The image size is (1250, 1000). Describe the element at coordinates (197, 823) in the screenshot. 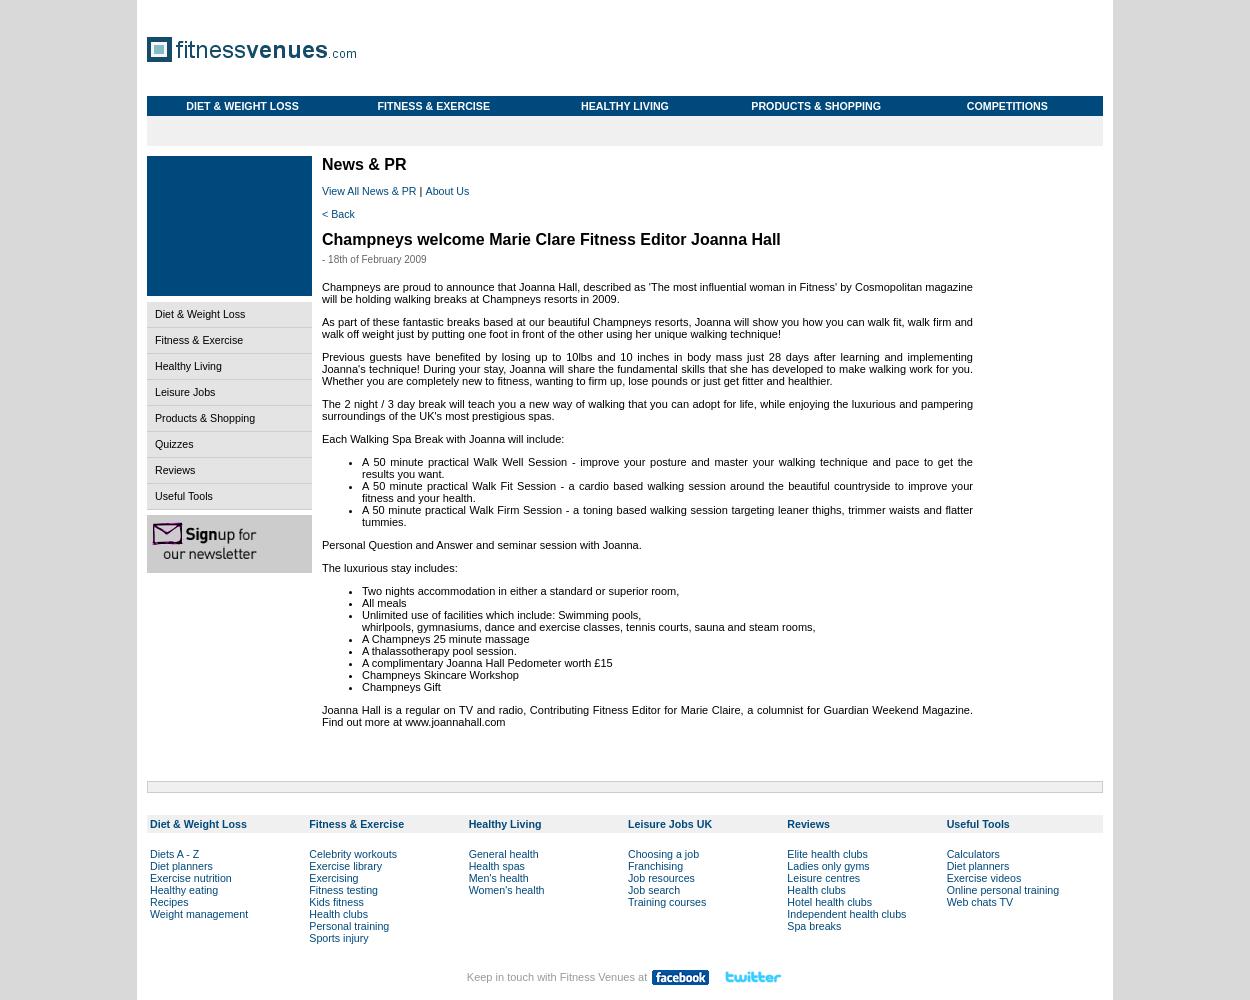

I see `'Diet 
            & Weight Loss'` at that location.